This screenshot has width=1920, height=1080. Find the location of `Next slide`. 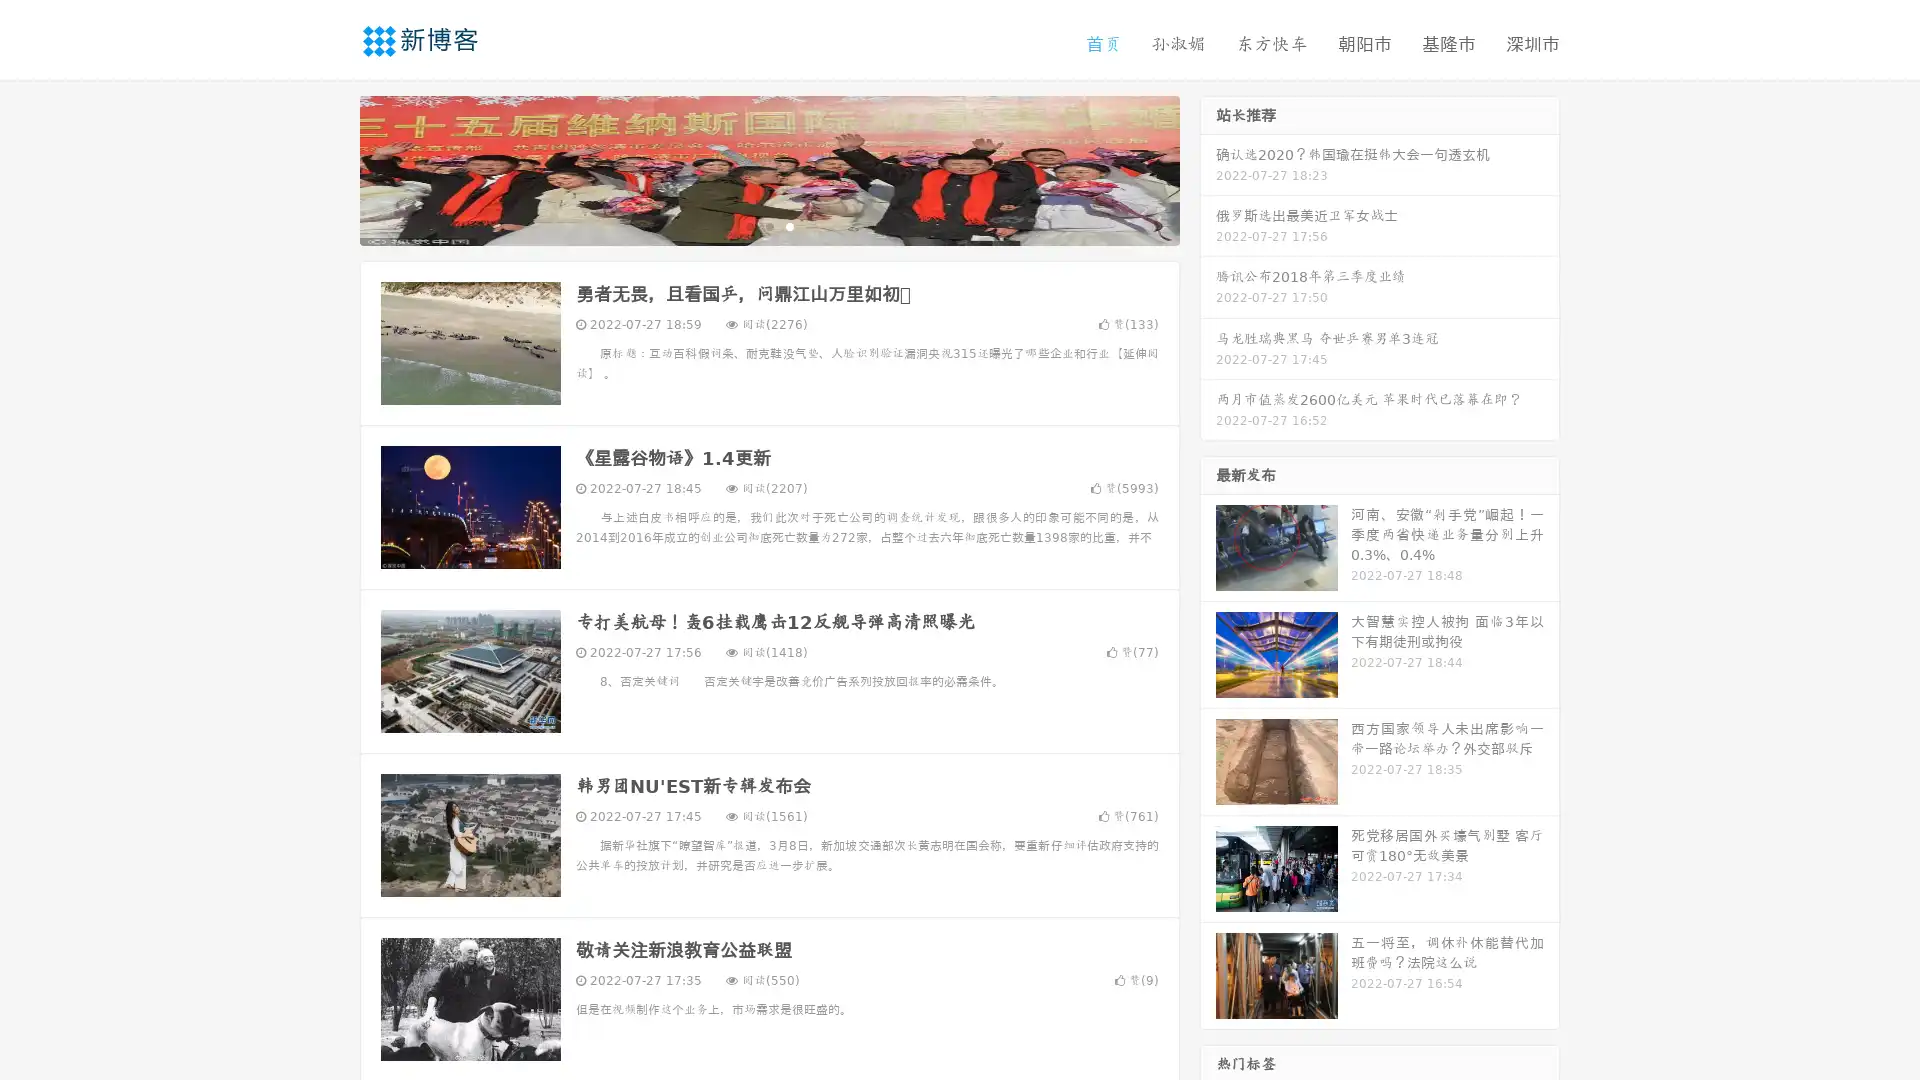

Next slide is located at coordinates (1208, 168).